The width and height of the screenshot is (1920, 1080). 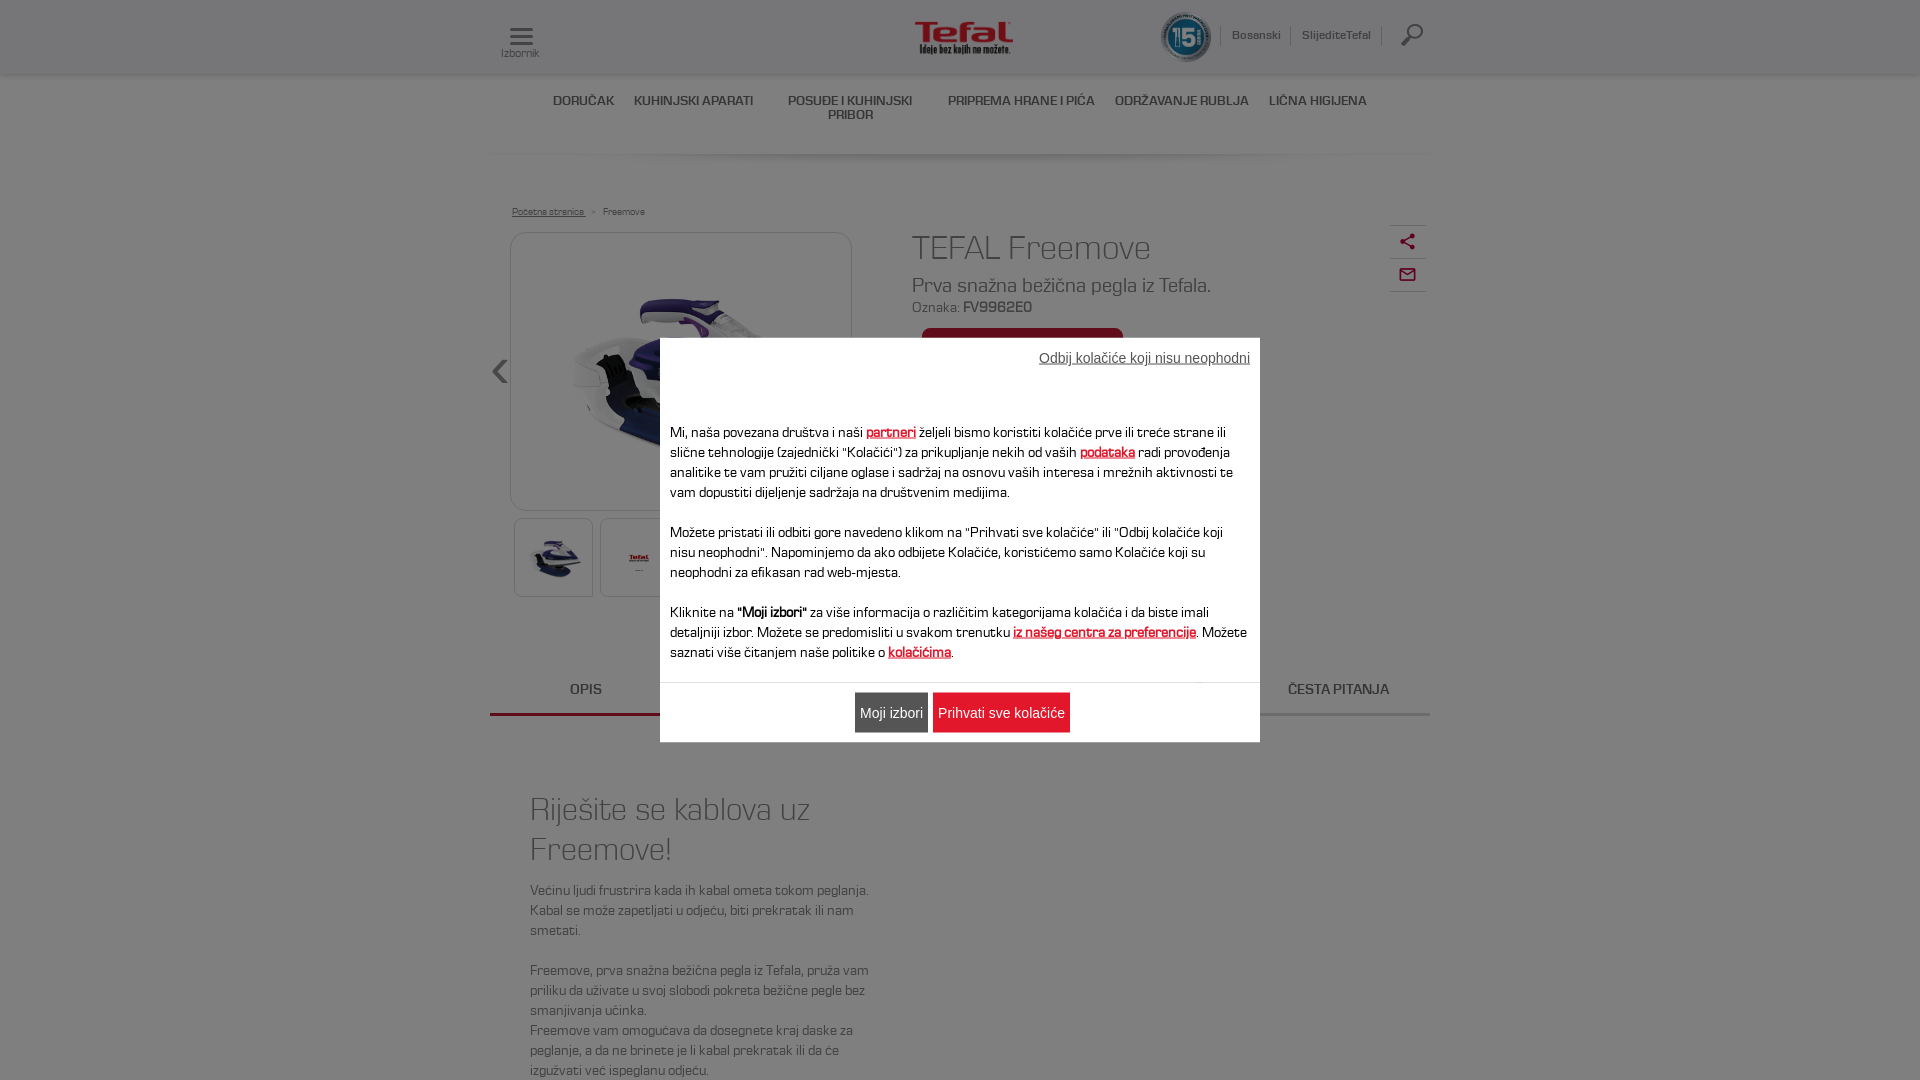 I want to click on 'Moji izbori', so click(x=890, y=711).